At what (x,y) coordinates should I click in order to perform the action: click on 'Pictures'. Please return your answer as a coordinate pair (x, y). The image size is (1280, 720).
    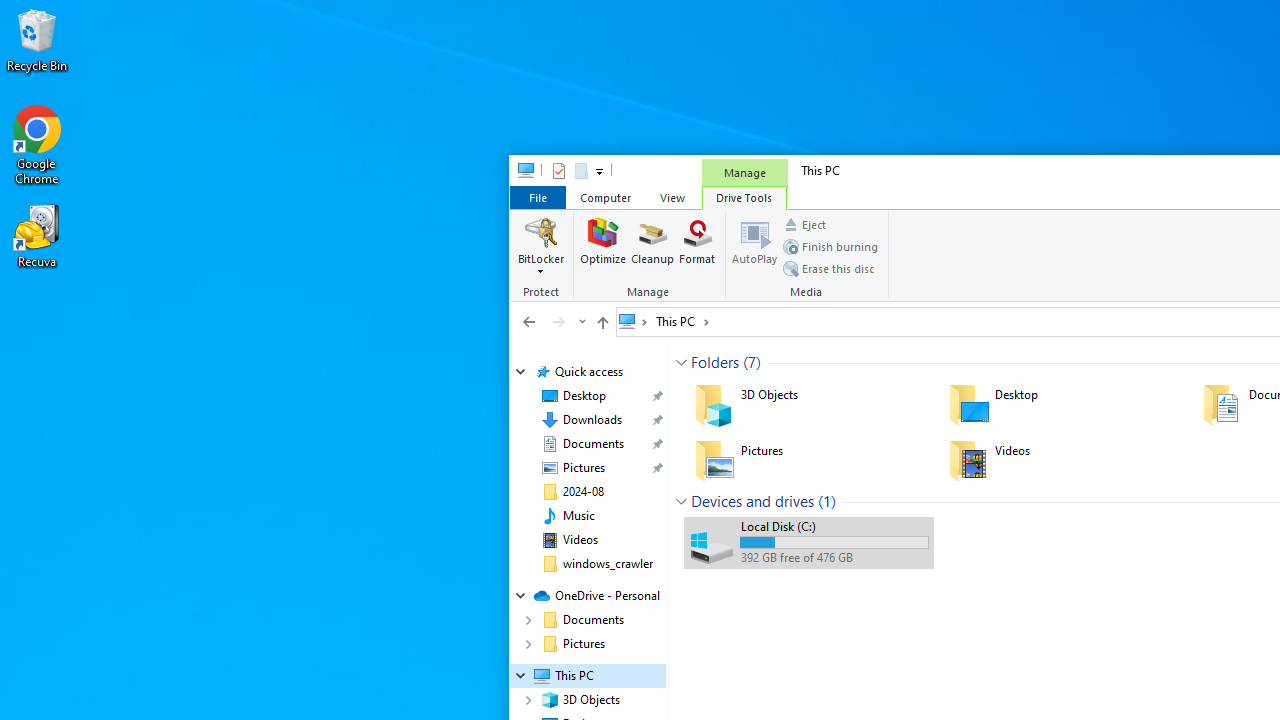
    Looking at the image, I should click on (808, 460).